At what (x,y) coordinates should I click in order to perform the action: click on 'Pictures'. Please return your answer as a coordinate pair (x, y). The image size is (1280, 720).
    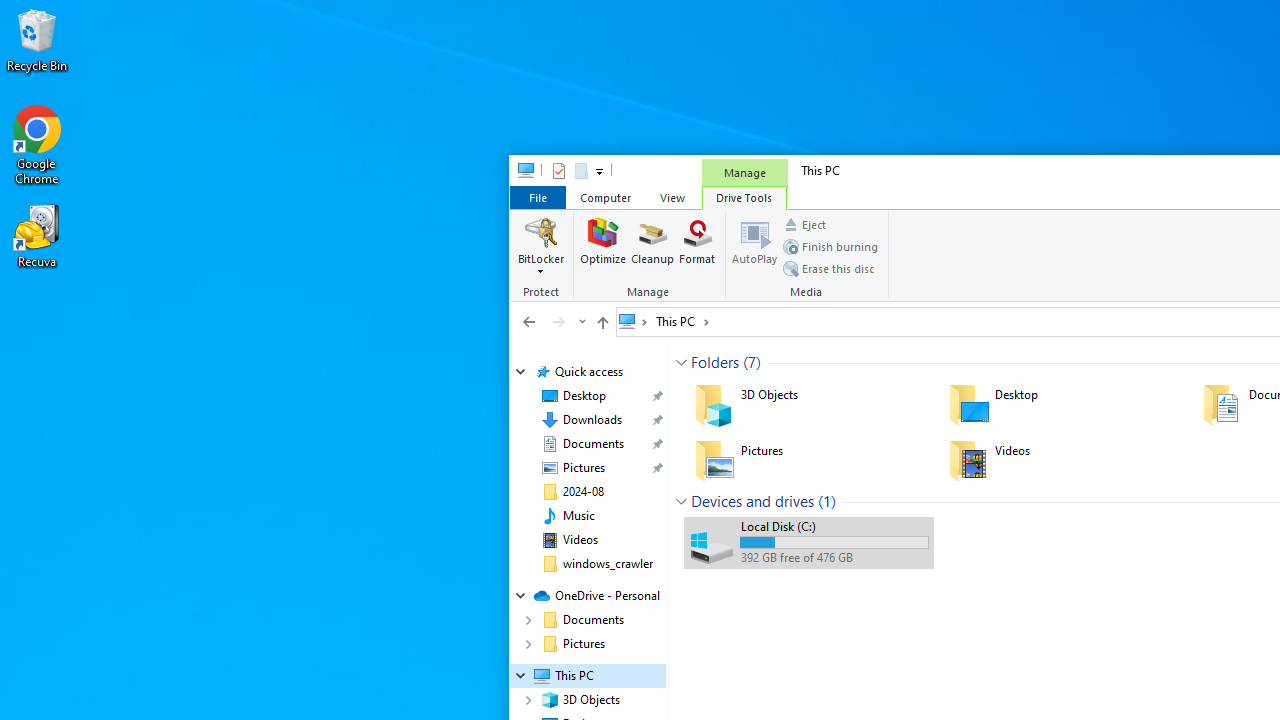
    Looking at the image, I should click on (808, 460).